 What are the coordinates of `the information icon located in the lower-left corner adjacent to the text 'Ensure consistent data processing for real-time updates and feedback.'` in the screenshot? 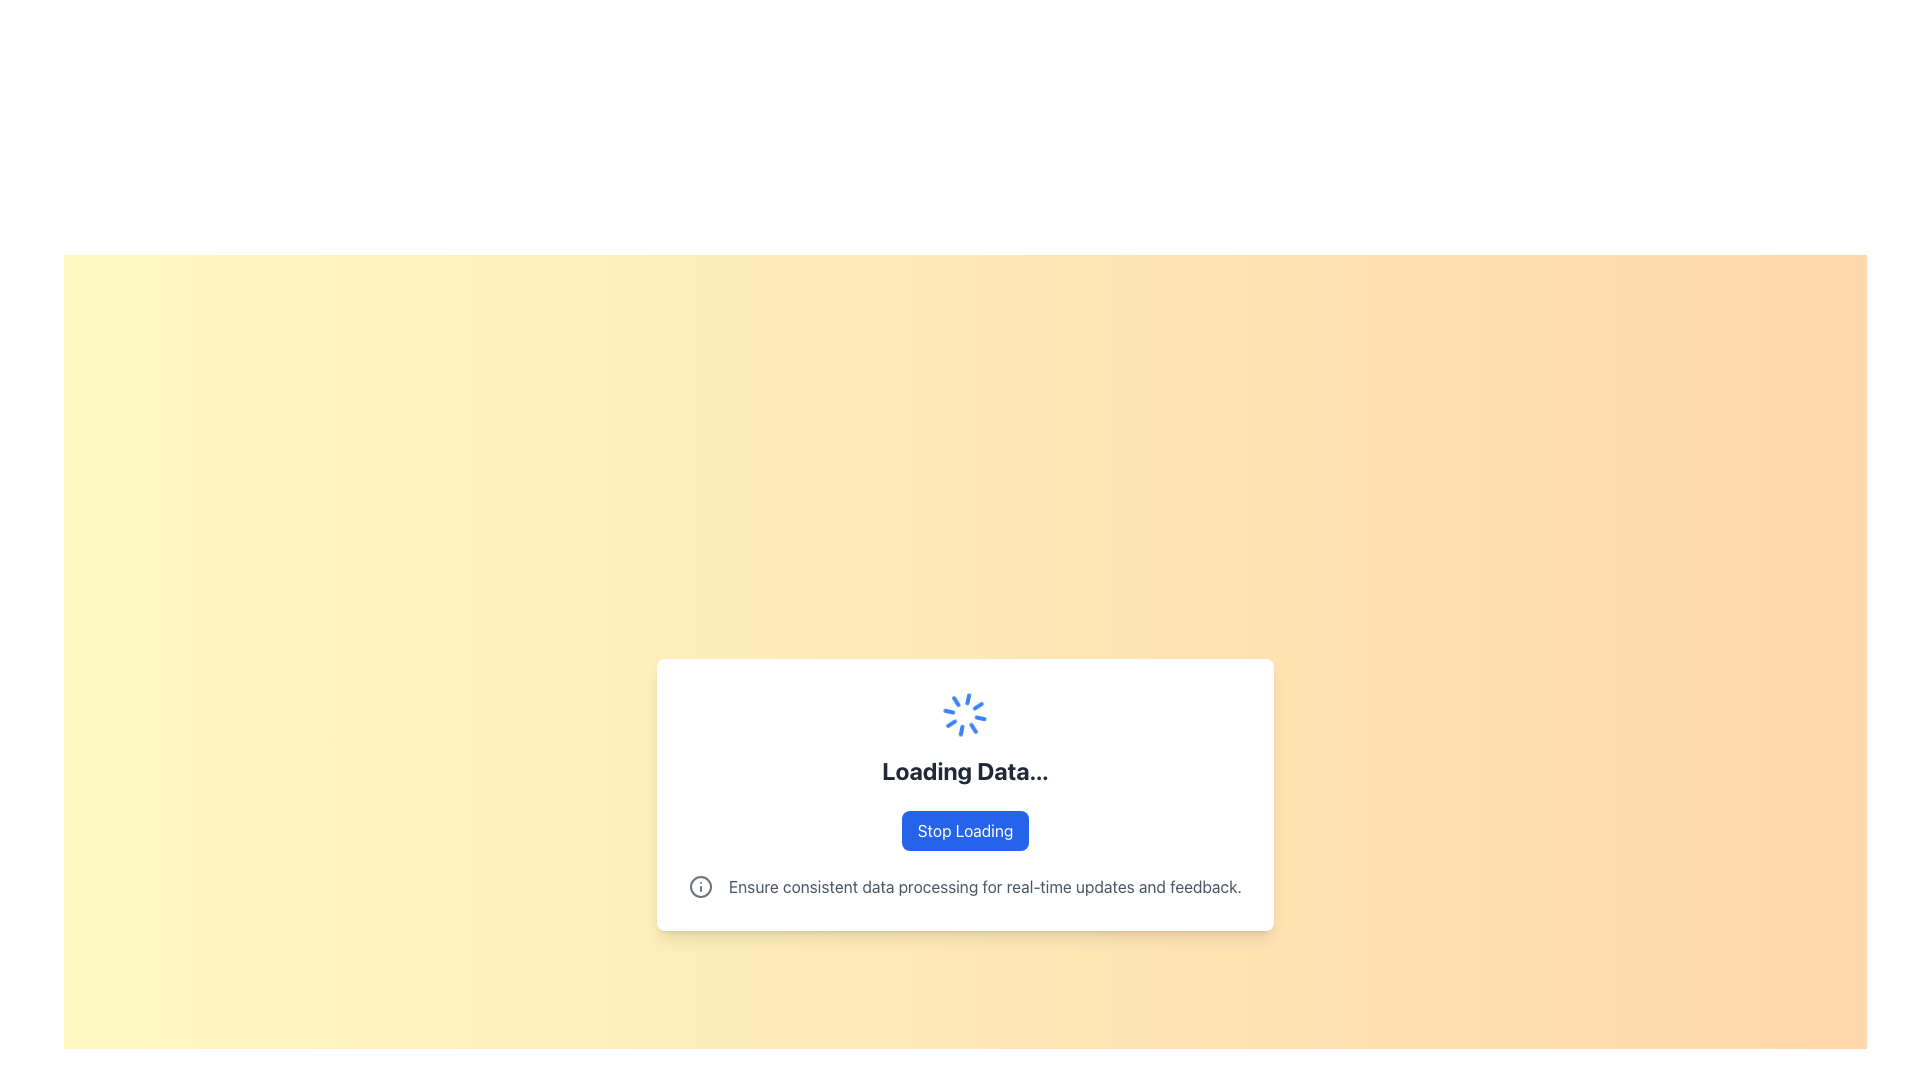 It's located at (700, 886).